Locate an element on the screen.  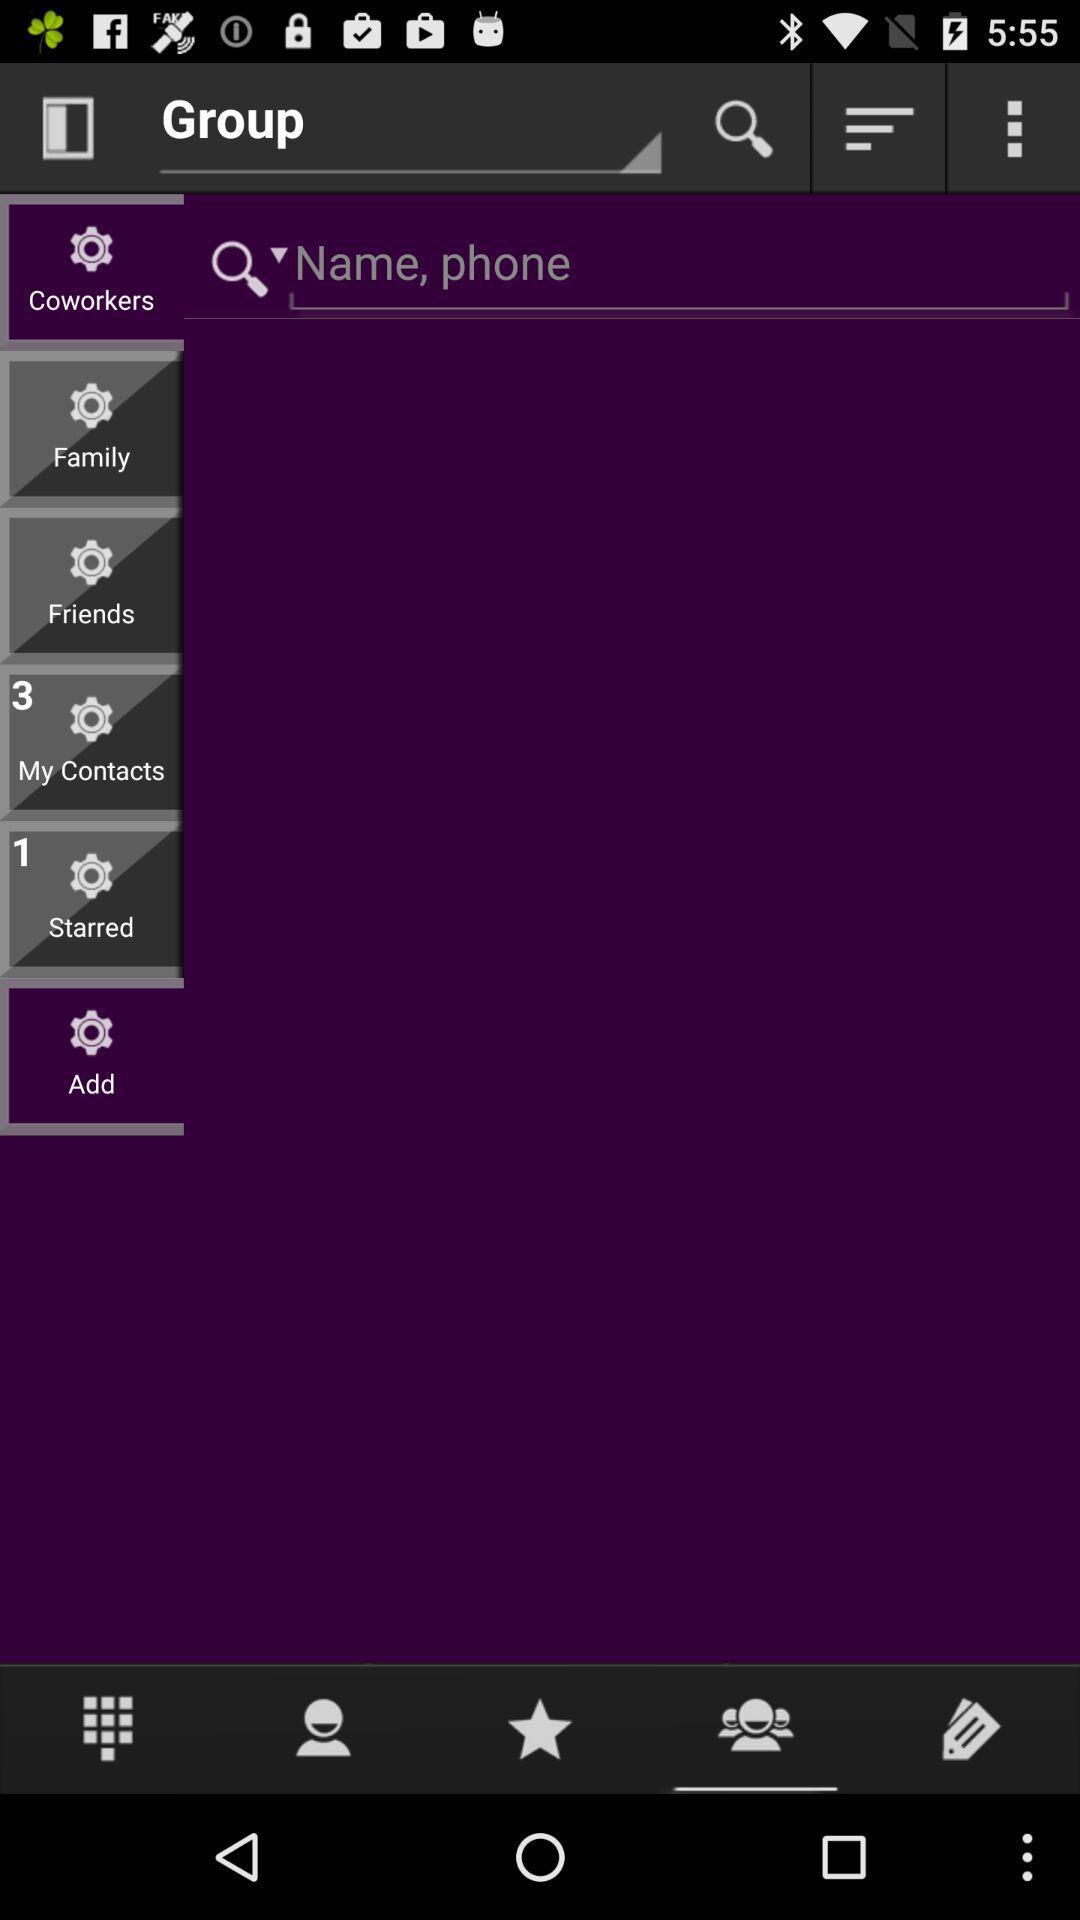
the dialpad icon is located at coordinates (108, 1848).